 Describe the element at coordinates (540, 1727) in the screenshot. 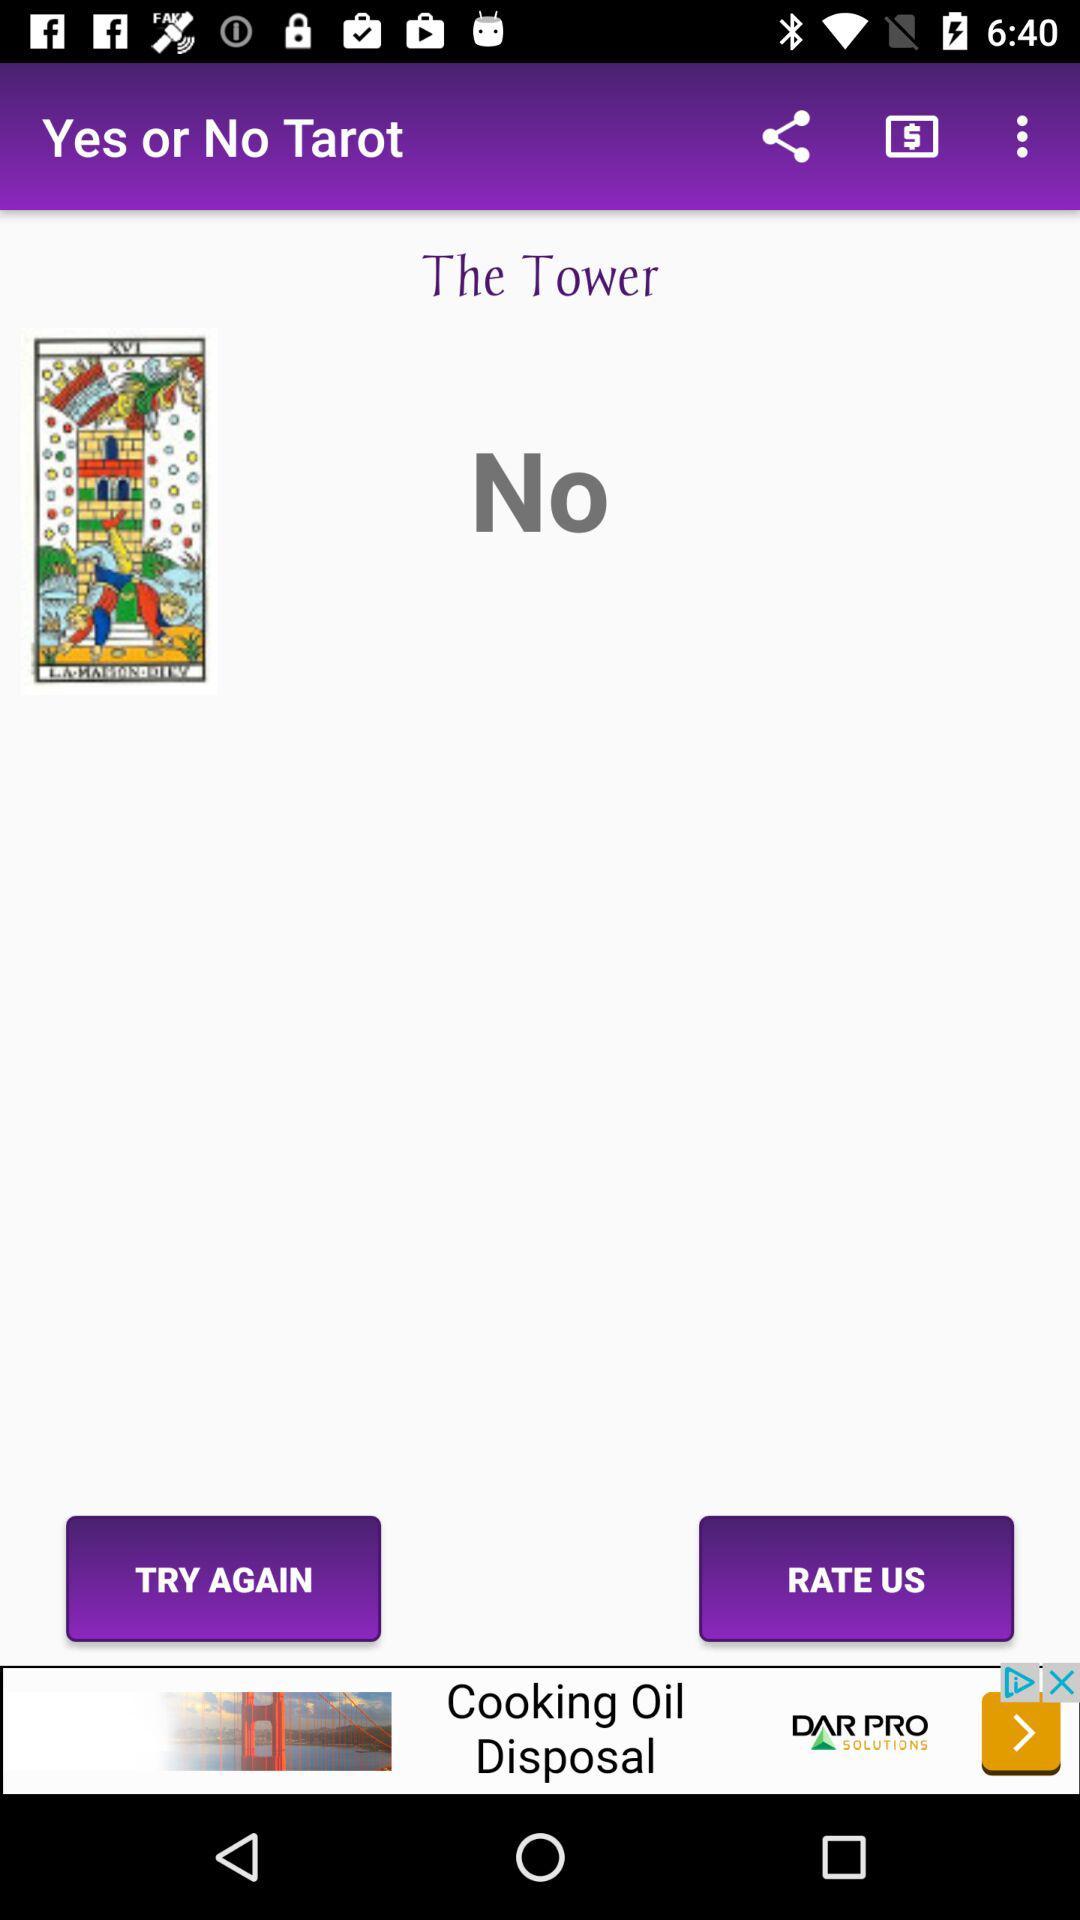

I see `external advertisement` at that location.